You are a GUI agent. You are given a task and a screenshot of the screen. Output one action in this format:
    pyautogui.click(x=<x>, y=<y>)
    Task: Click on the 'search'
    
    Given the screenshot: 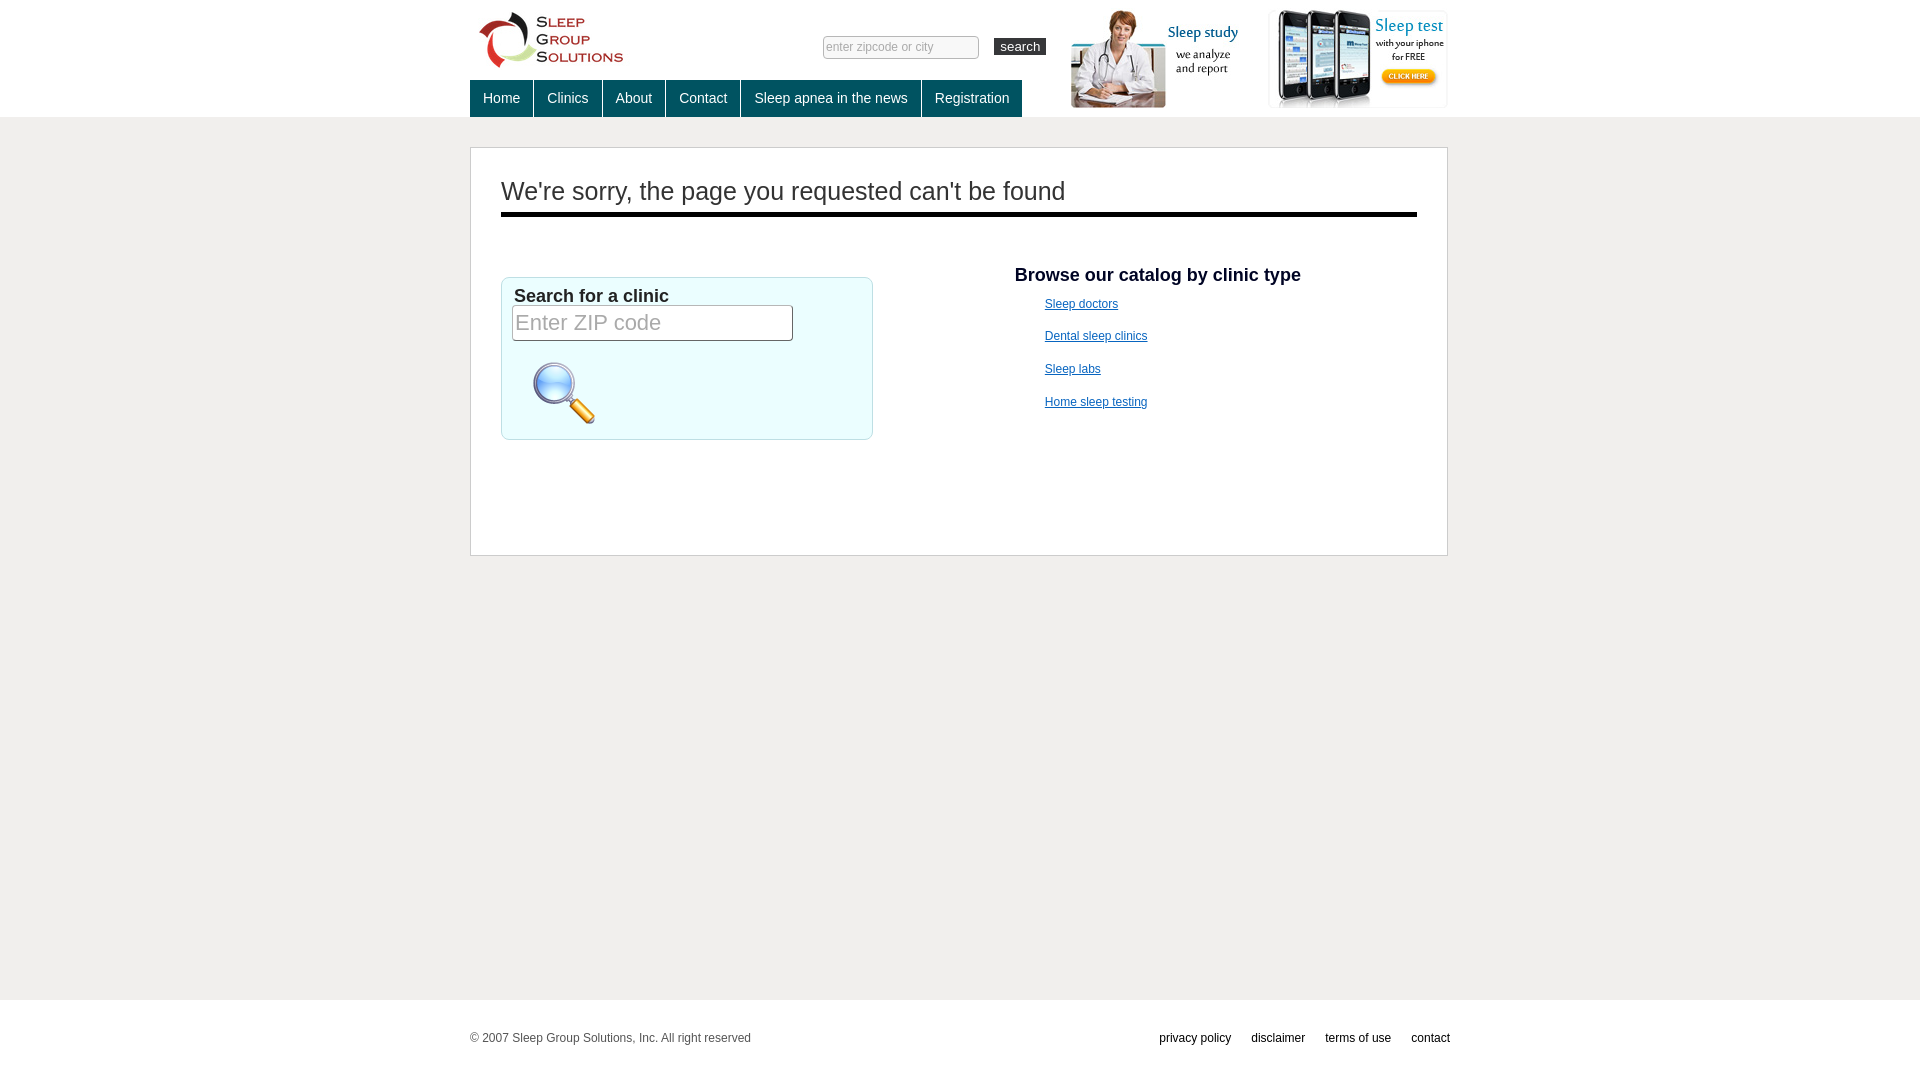 What is the action you would take?
    pyautogui.click(x=1019, y=45)
    